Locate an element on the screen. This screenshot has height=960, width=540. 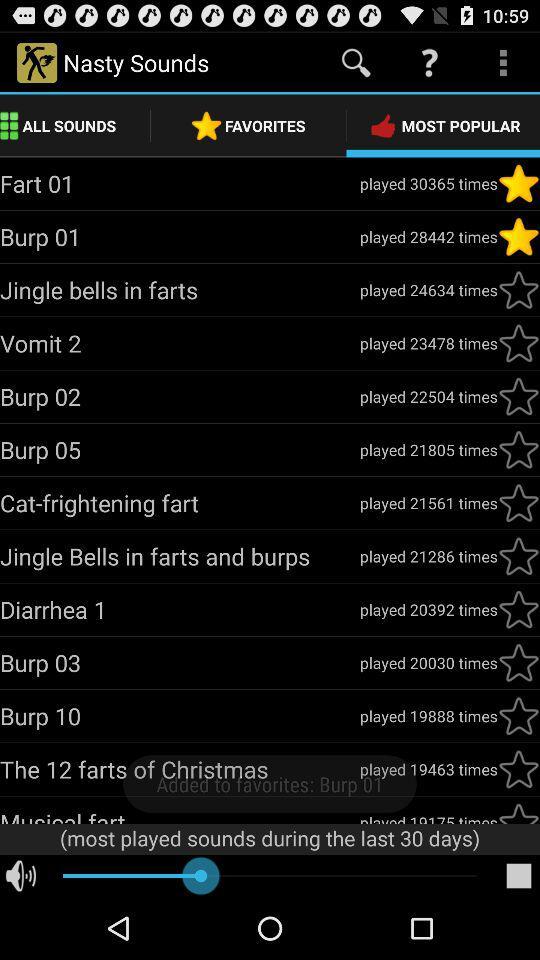
vomit 2 is located at coordinates (518, 343).